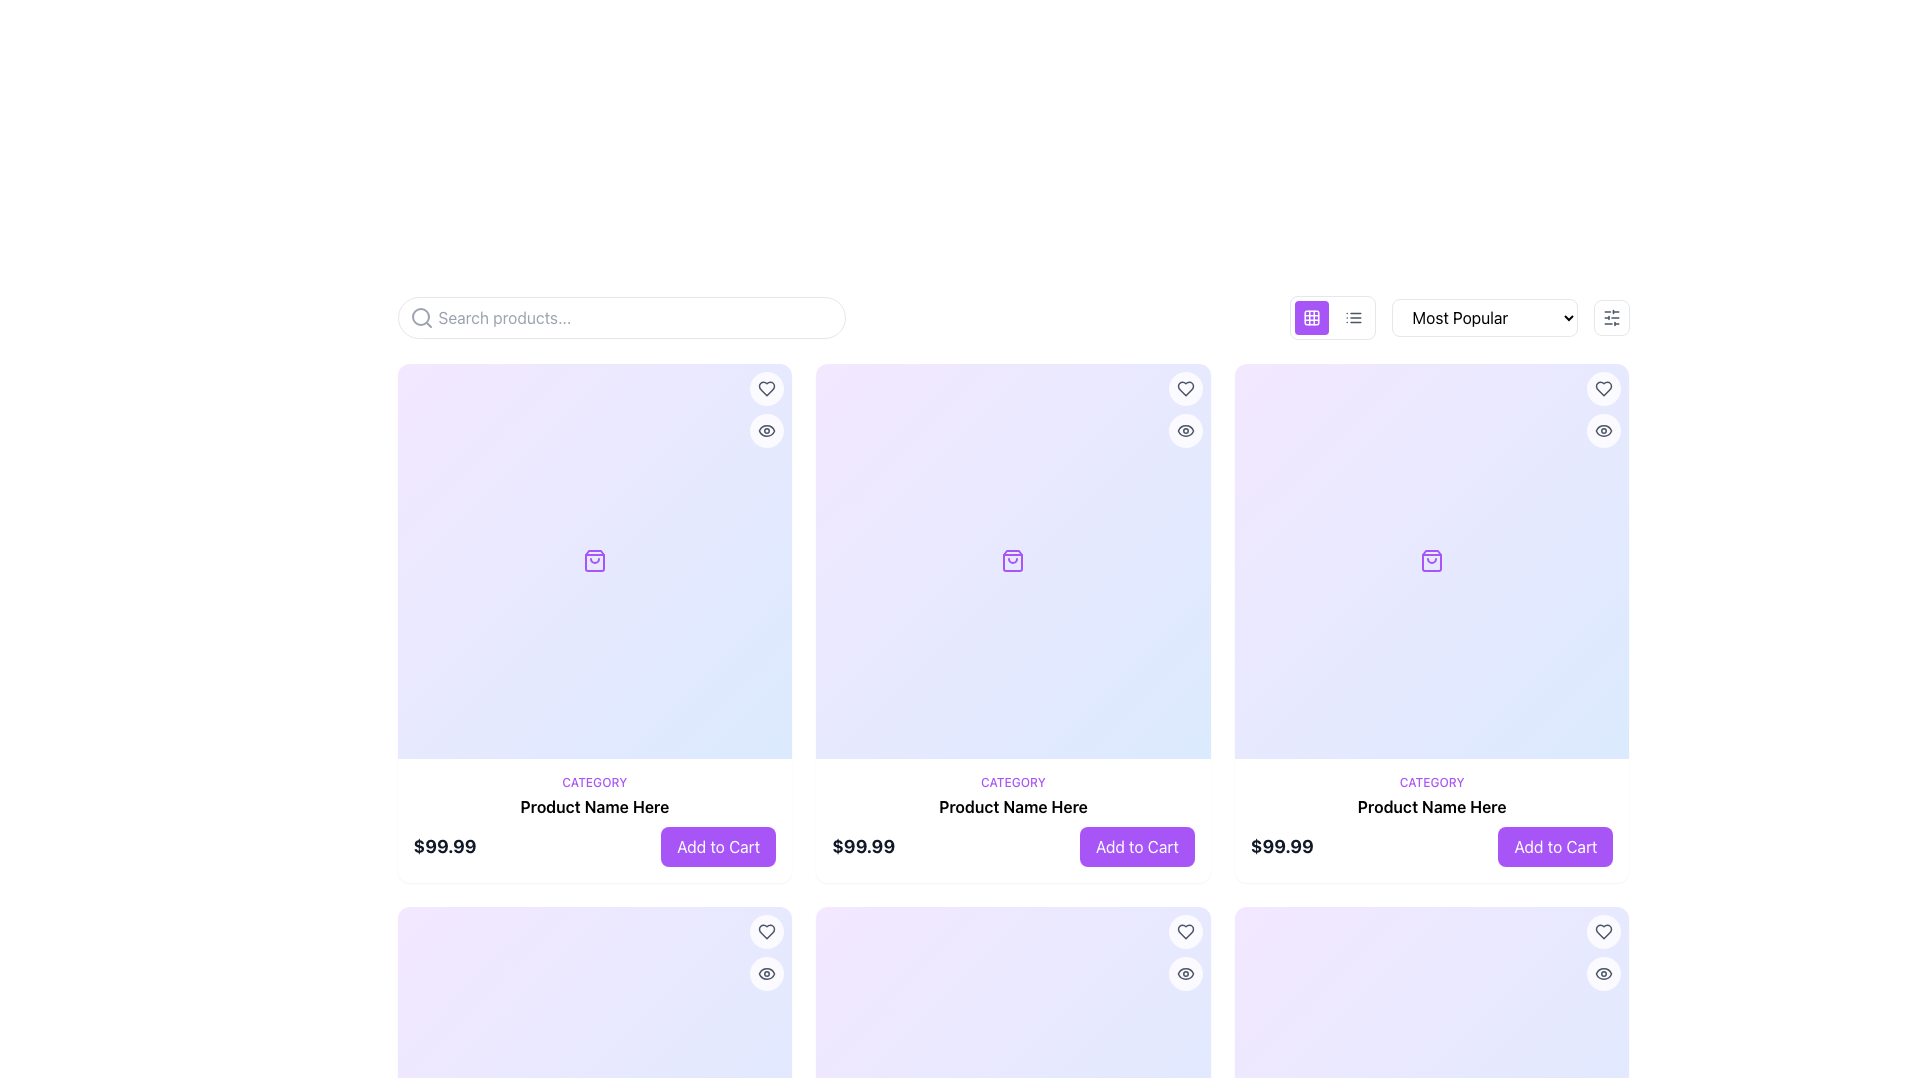 The image size is (1920, 1080). Describe the element at coordinates (1185, 430) in the screenshot. I see `the eye icon located in the top-right portion of the card, which serves as a visibility toggle for the associated product, positioned just to the left of the heart icon` at that location.